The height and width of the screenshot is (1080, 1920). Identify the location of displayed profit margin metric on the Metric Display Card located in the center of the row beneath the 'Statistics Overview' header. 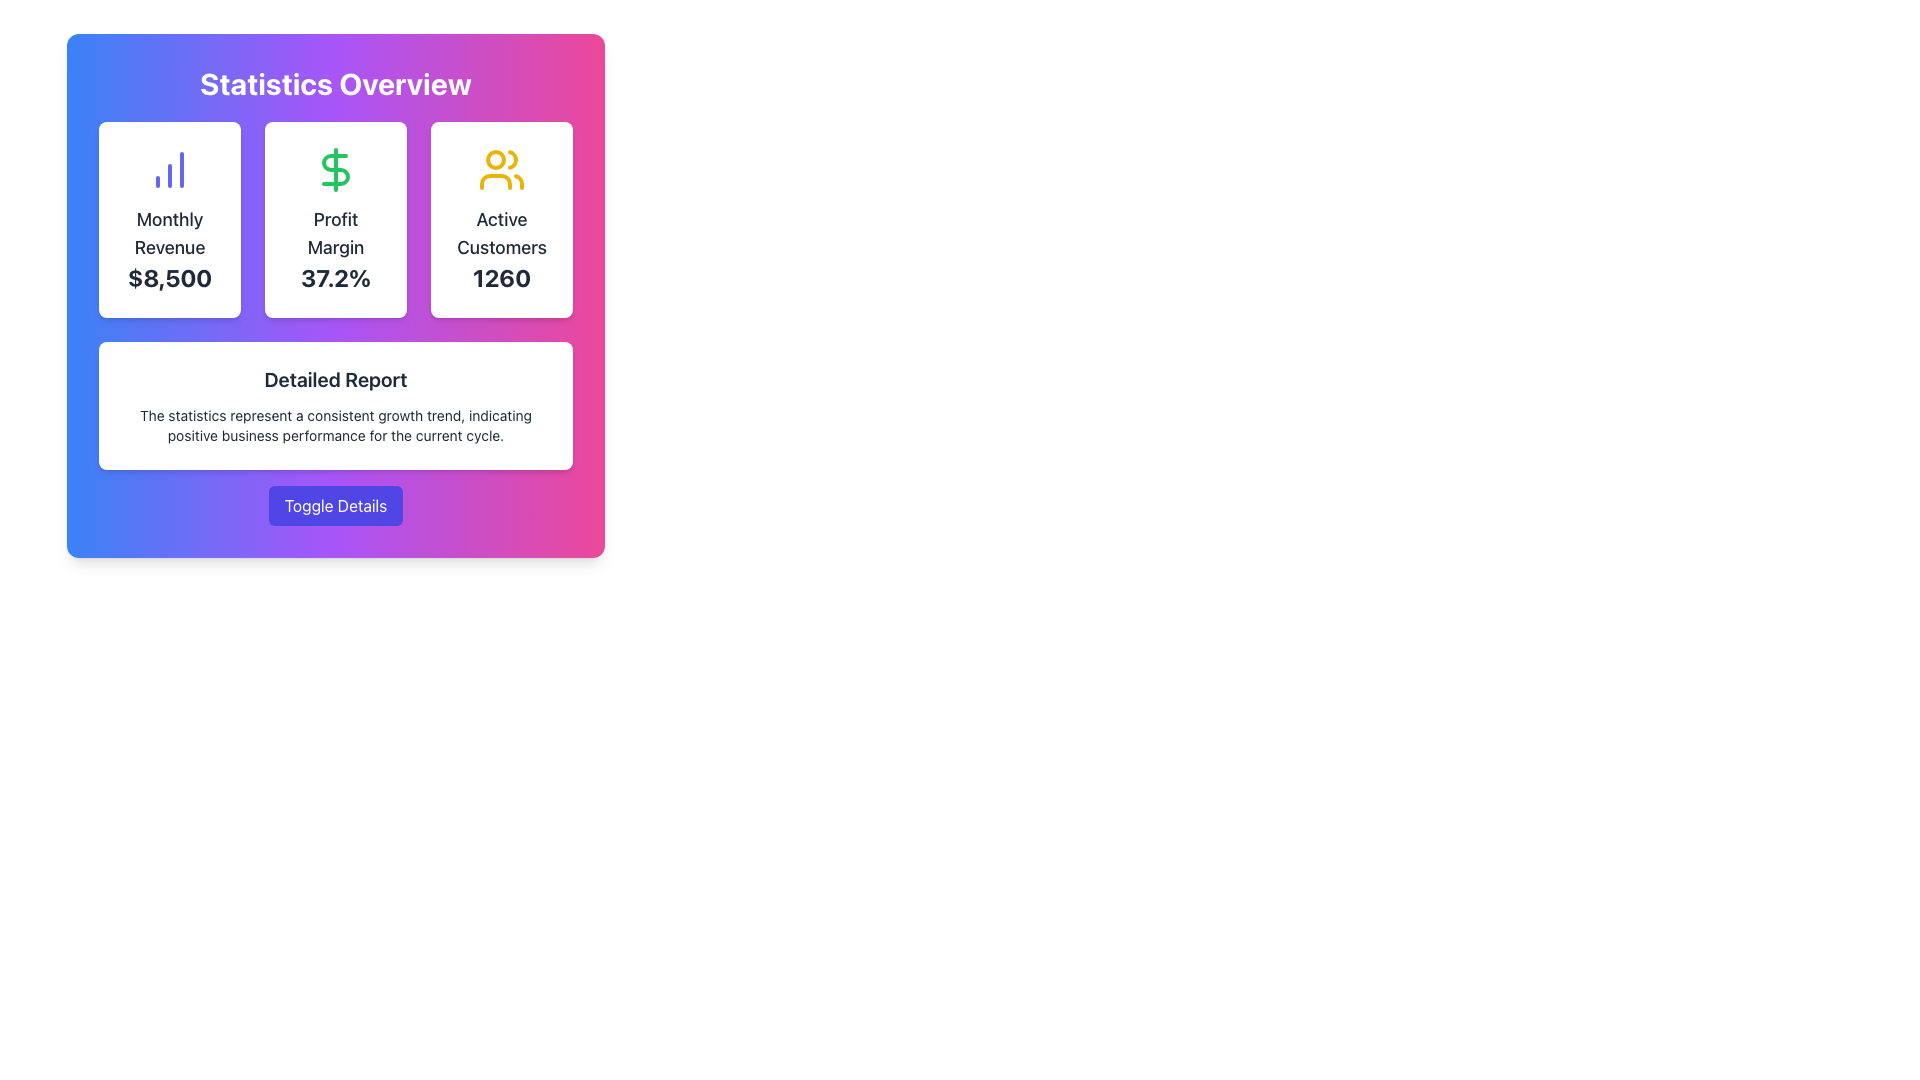
(336, 296).